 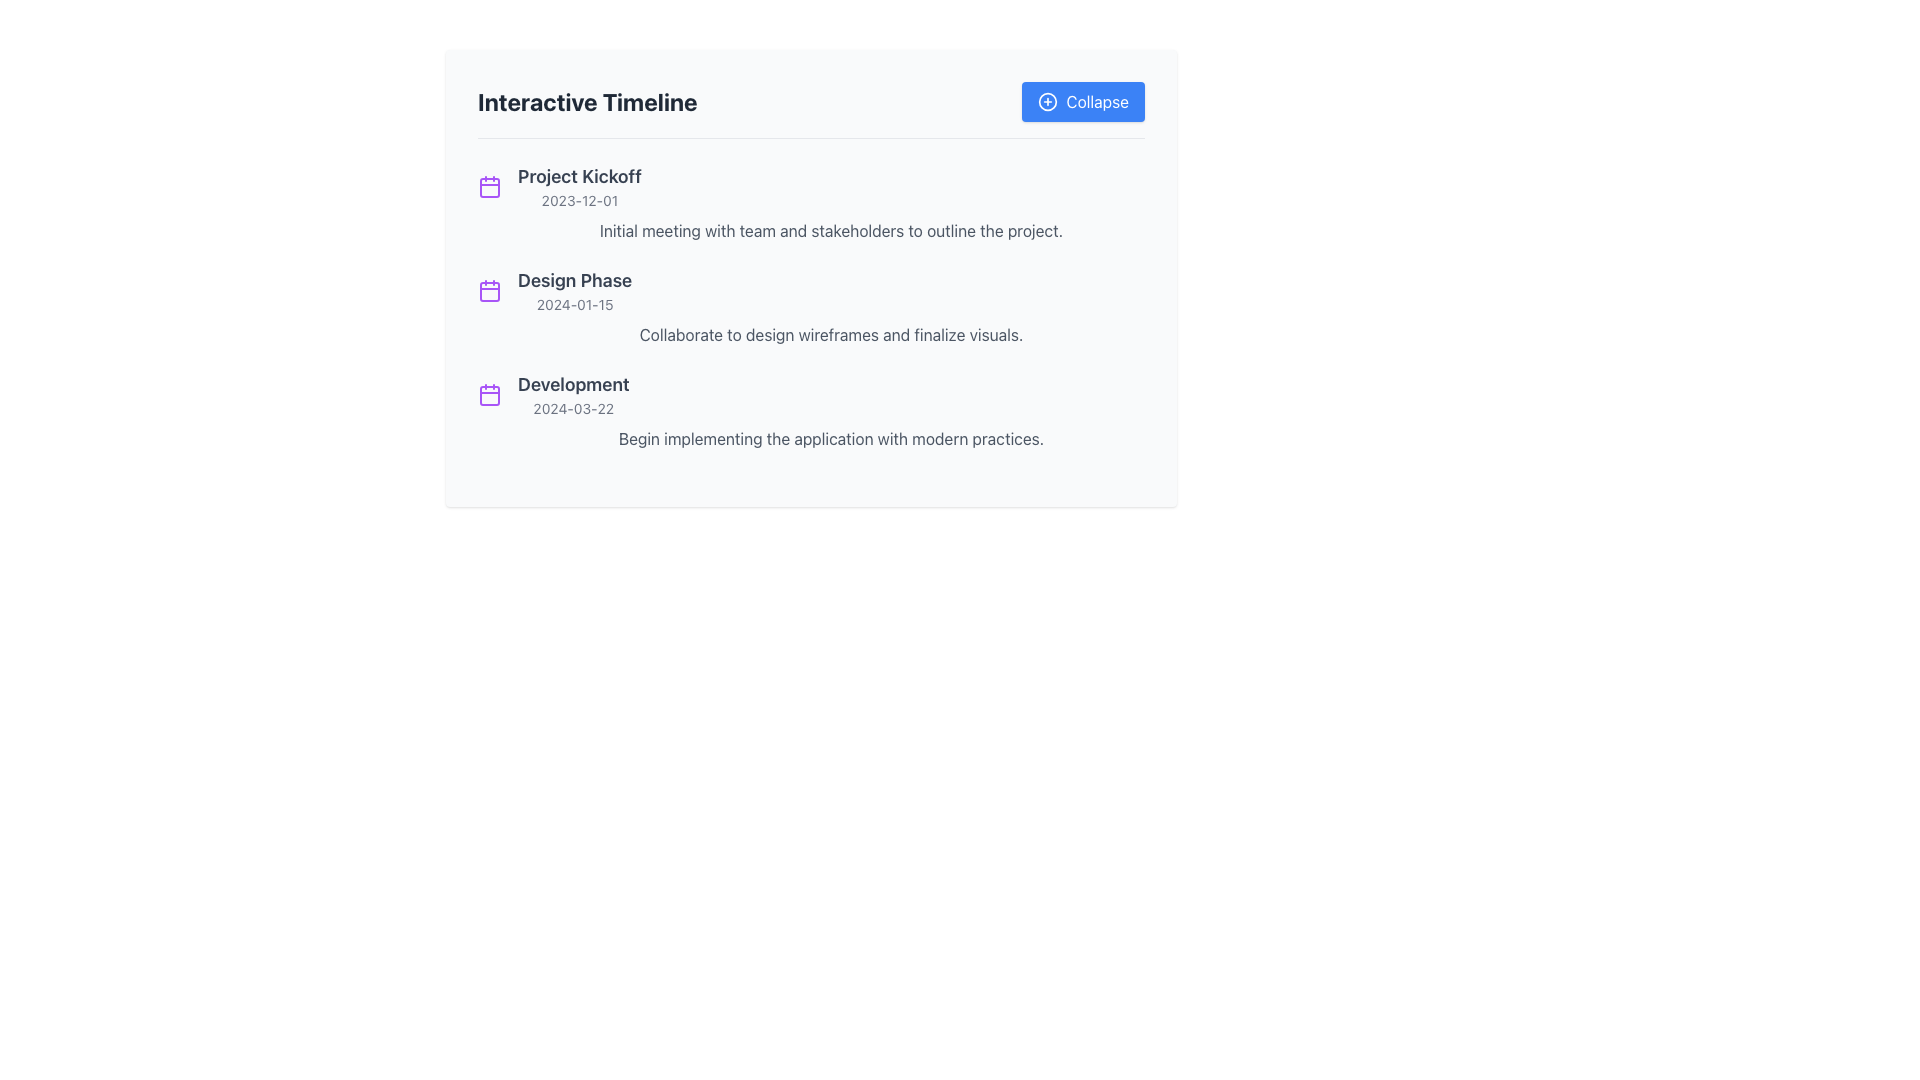 I want to click on the second item in the vertical timeline, which denotes a specific phase with a title and subtitle structure, located below the 'Project Kickoff' element and above the 'Development' element, so click(x=574, y=290).